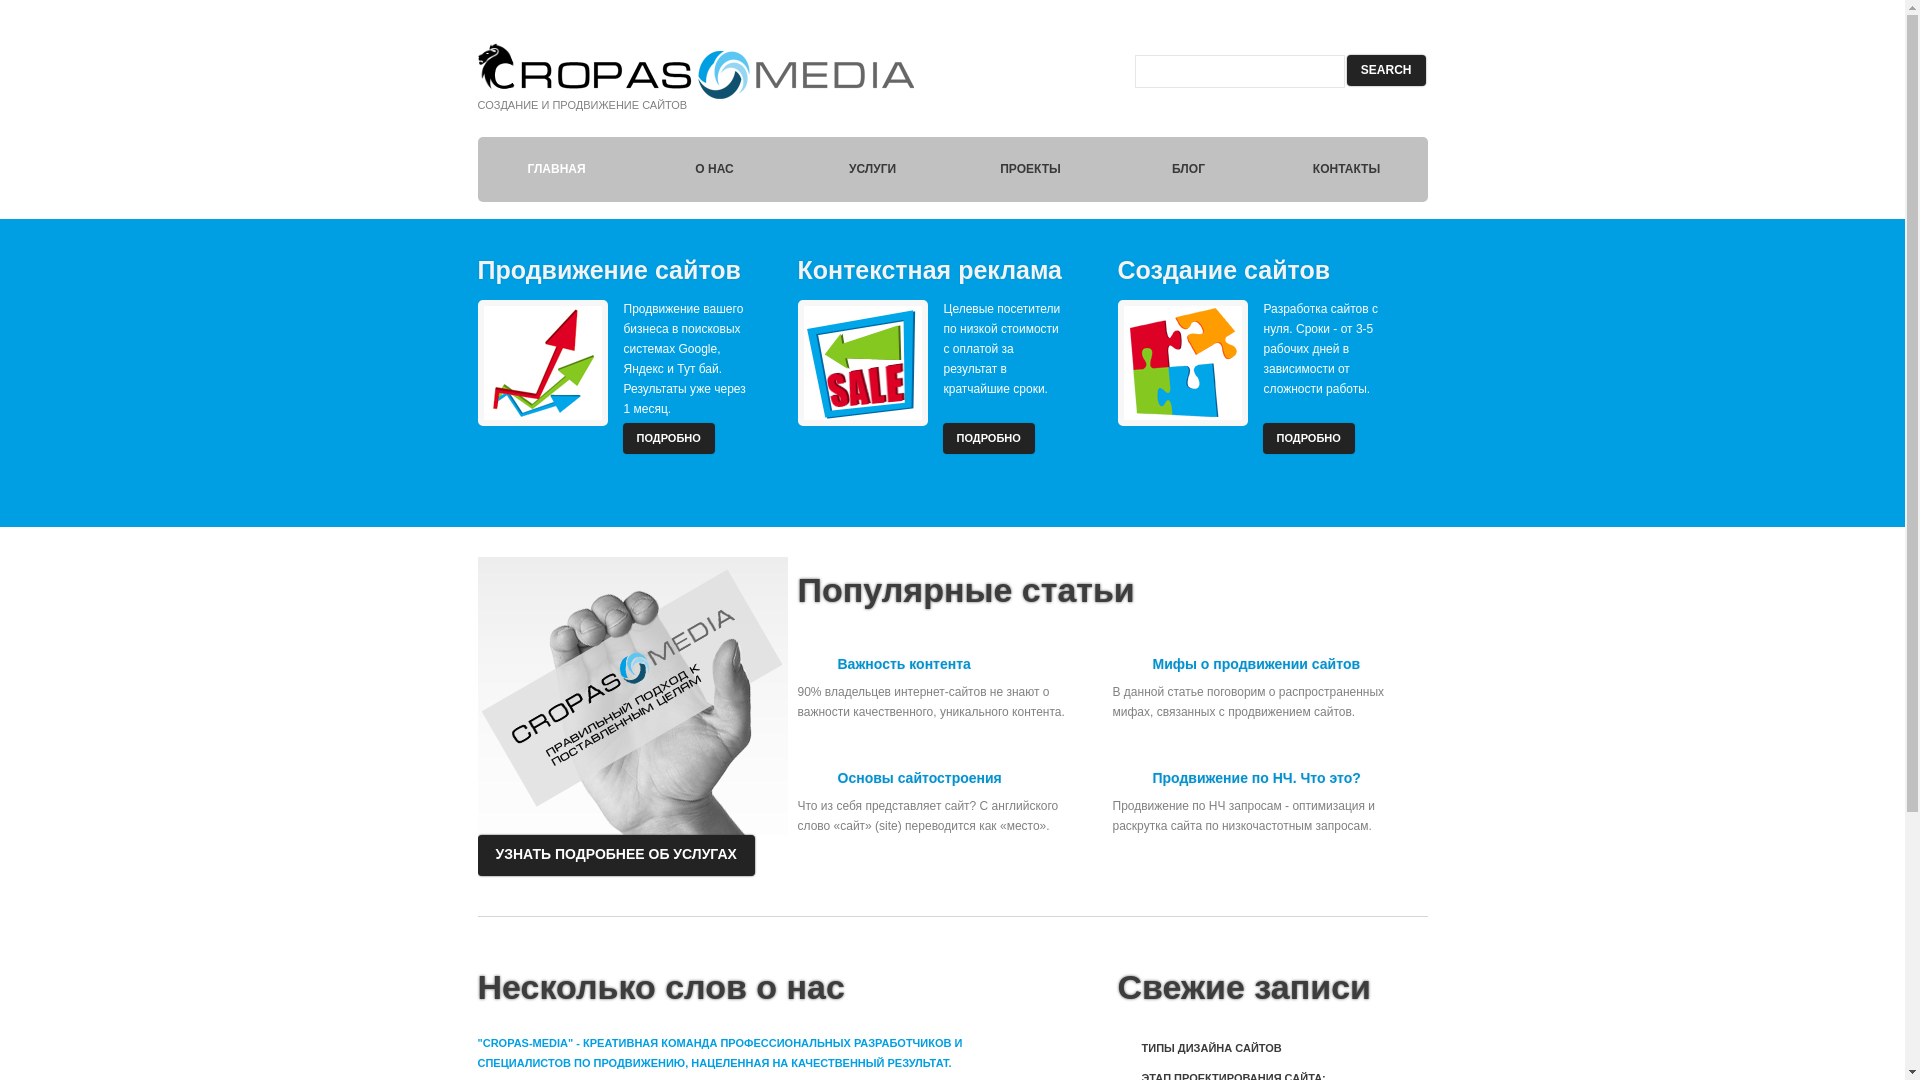 Image resolution: width=1920 pixels, height=1080 pixels. Describe the element at coordinates (1385, 69) in the screenshot. I see `'search'` at that location.